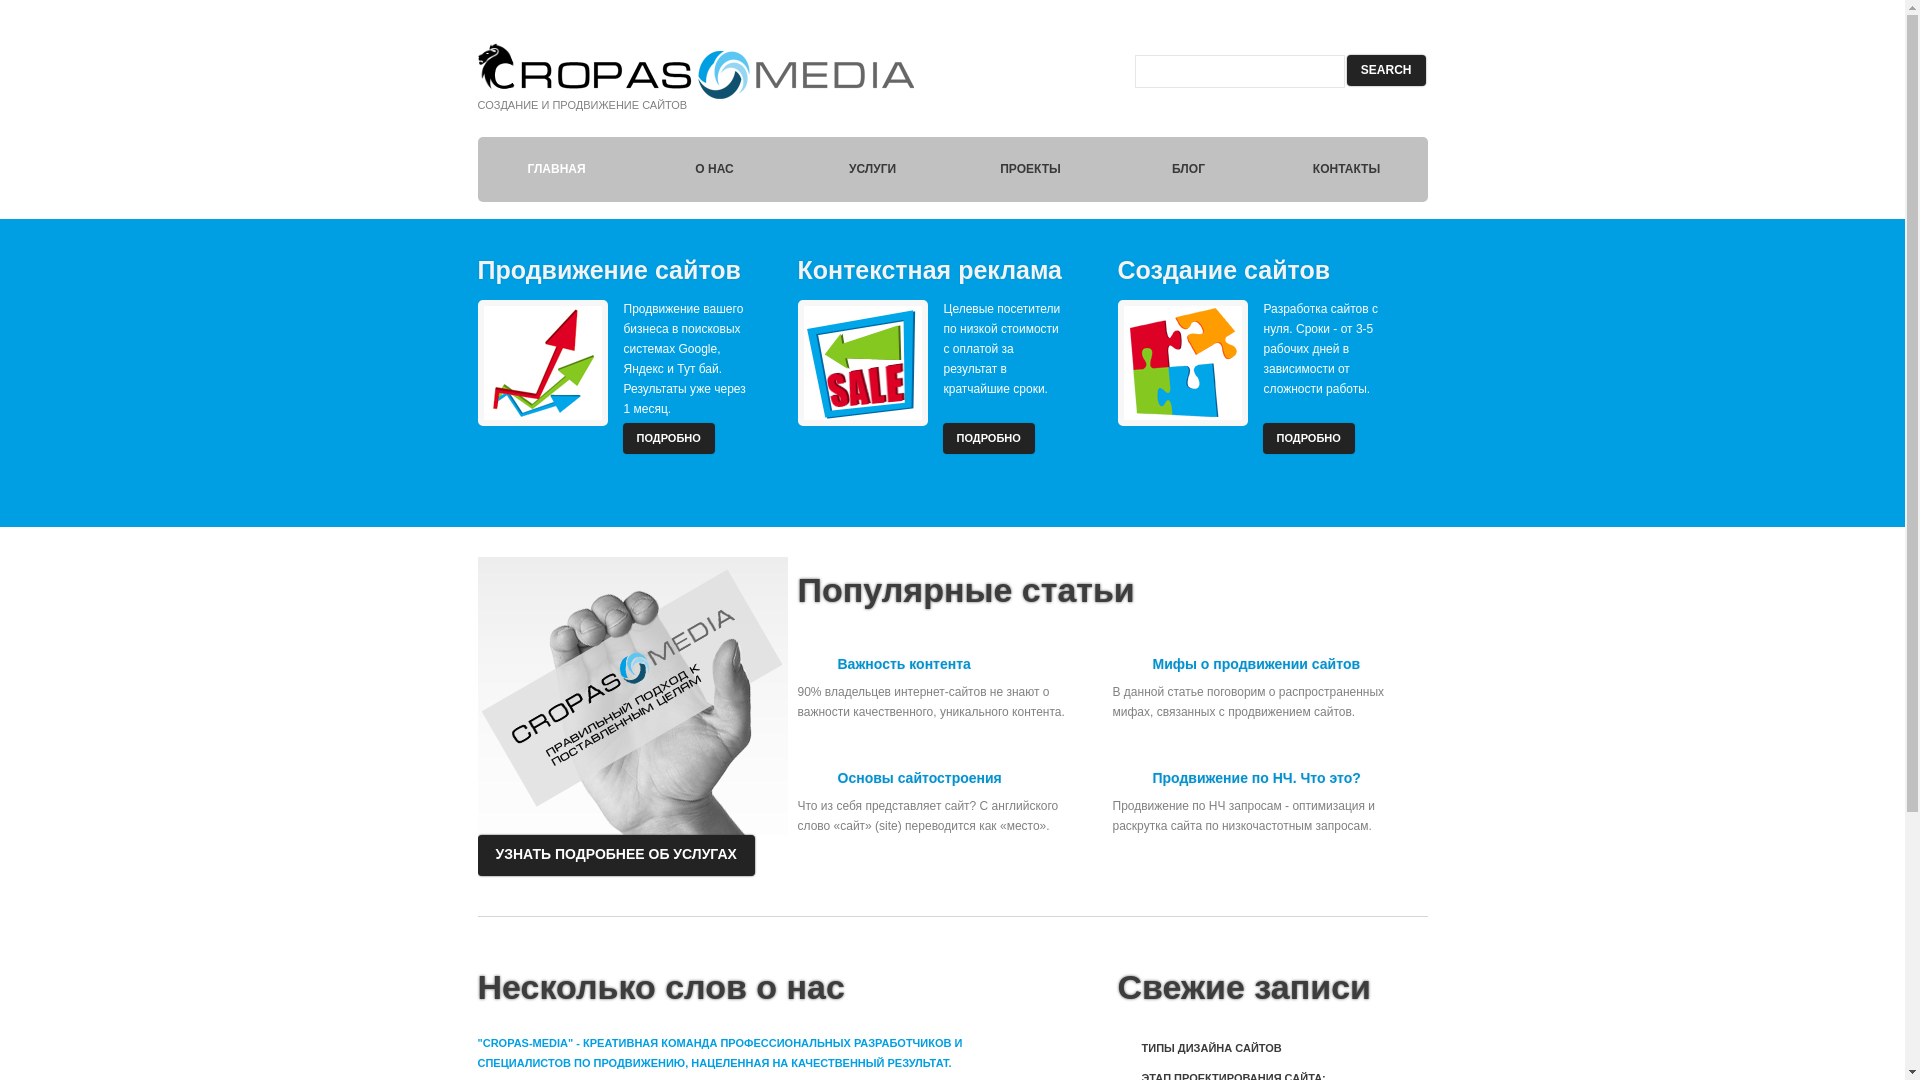 Image resolution: width=1920 pixels, height=1080 pixels. Describe the element at coordinates (1385, 69) in the screenshot. I see `'search'` at that location.